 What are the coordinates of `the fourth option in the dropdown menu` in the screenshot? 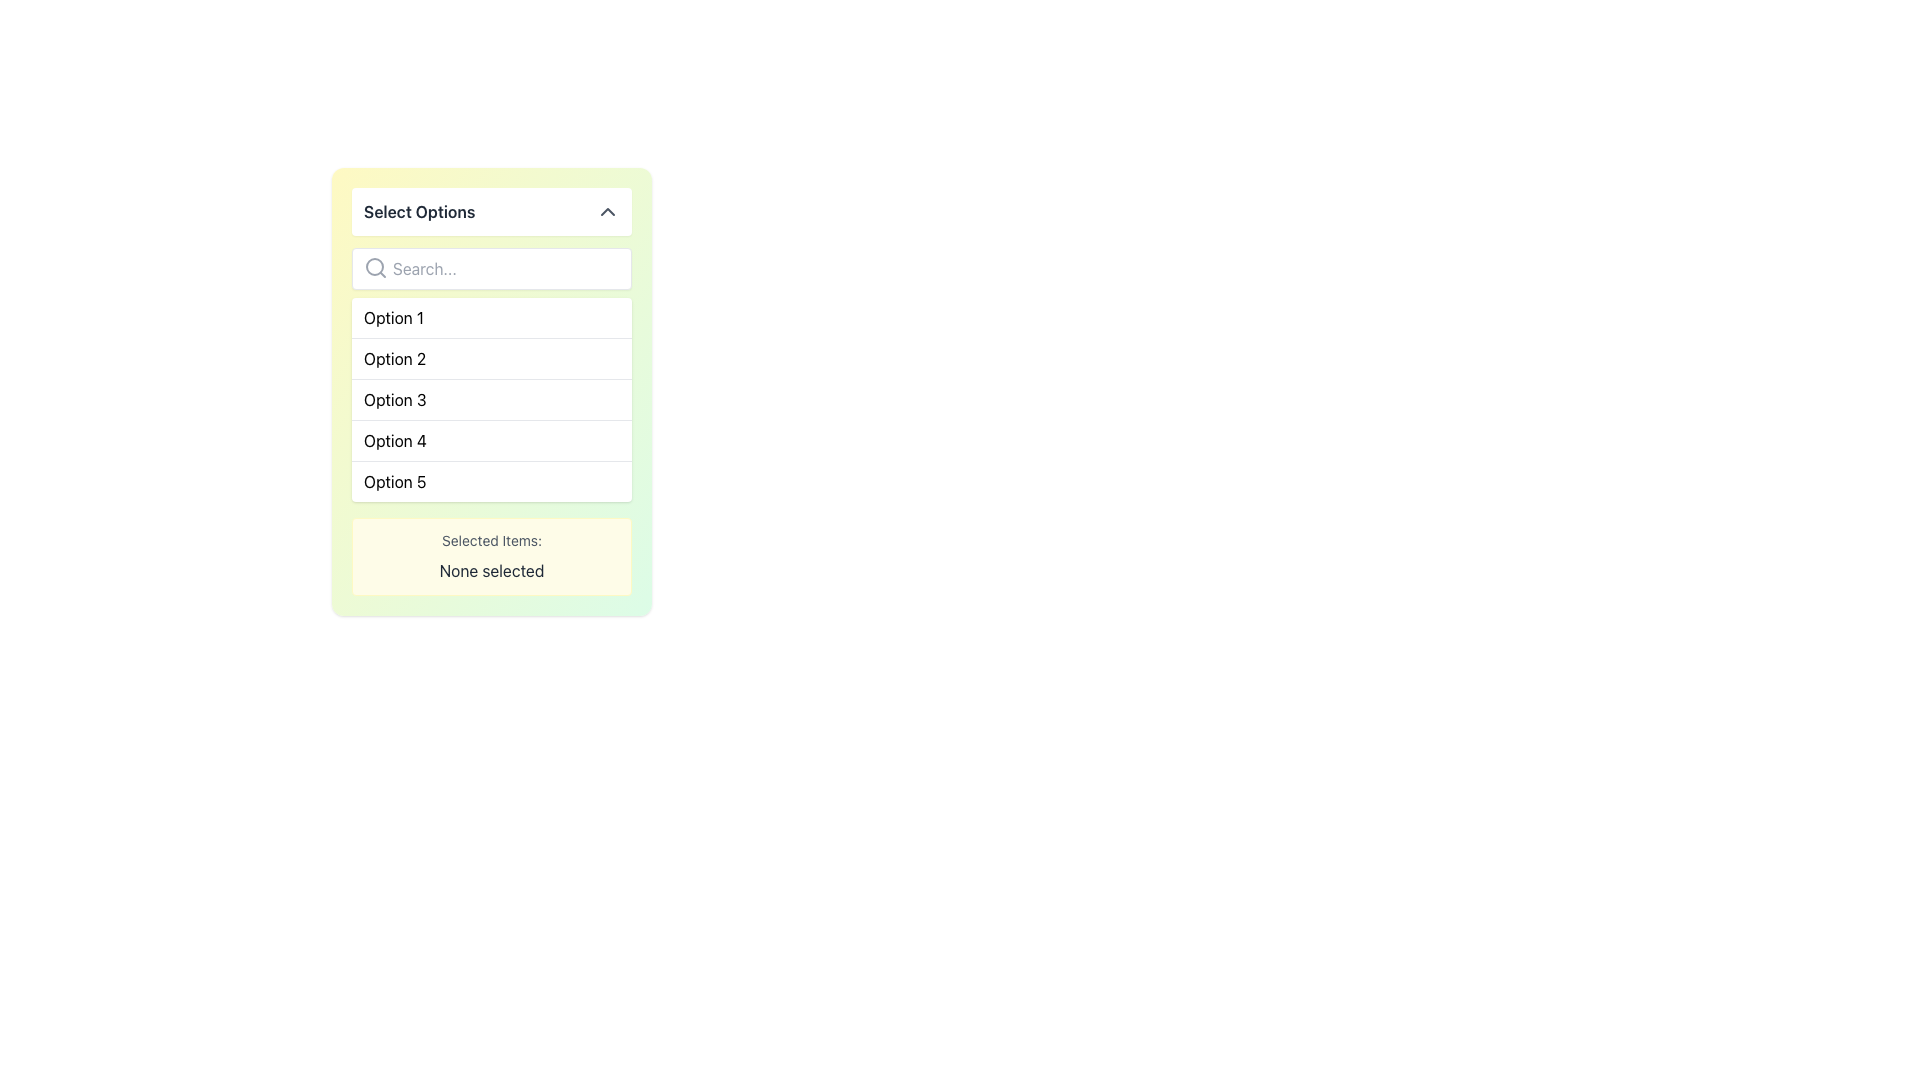 It's located at (395, 439).